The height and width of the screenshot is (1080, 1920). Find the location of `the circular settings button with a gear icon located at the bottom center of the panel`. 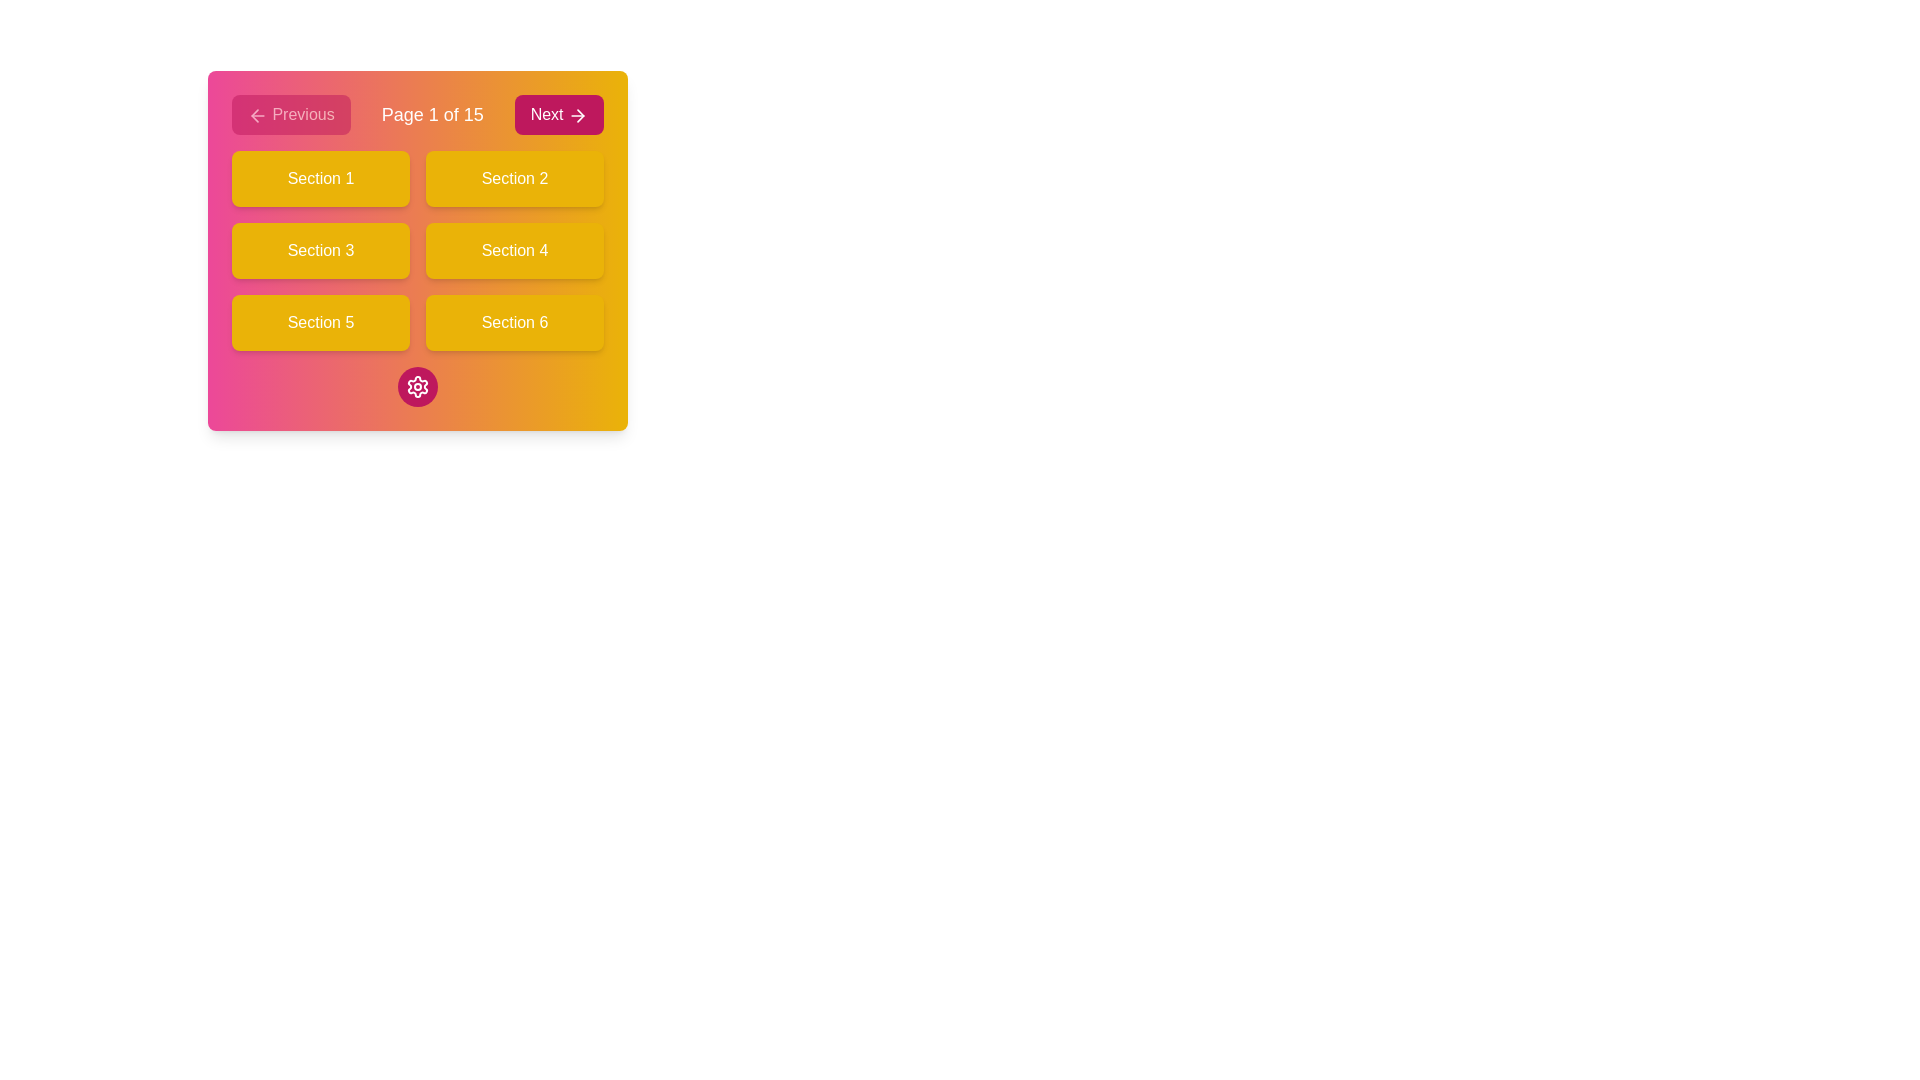

the circular settings button with a gear icon located at the bottom center of the panel is located at coordinates (416, 386).